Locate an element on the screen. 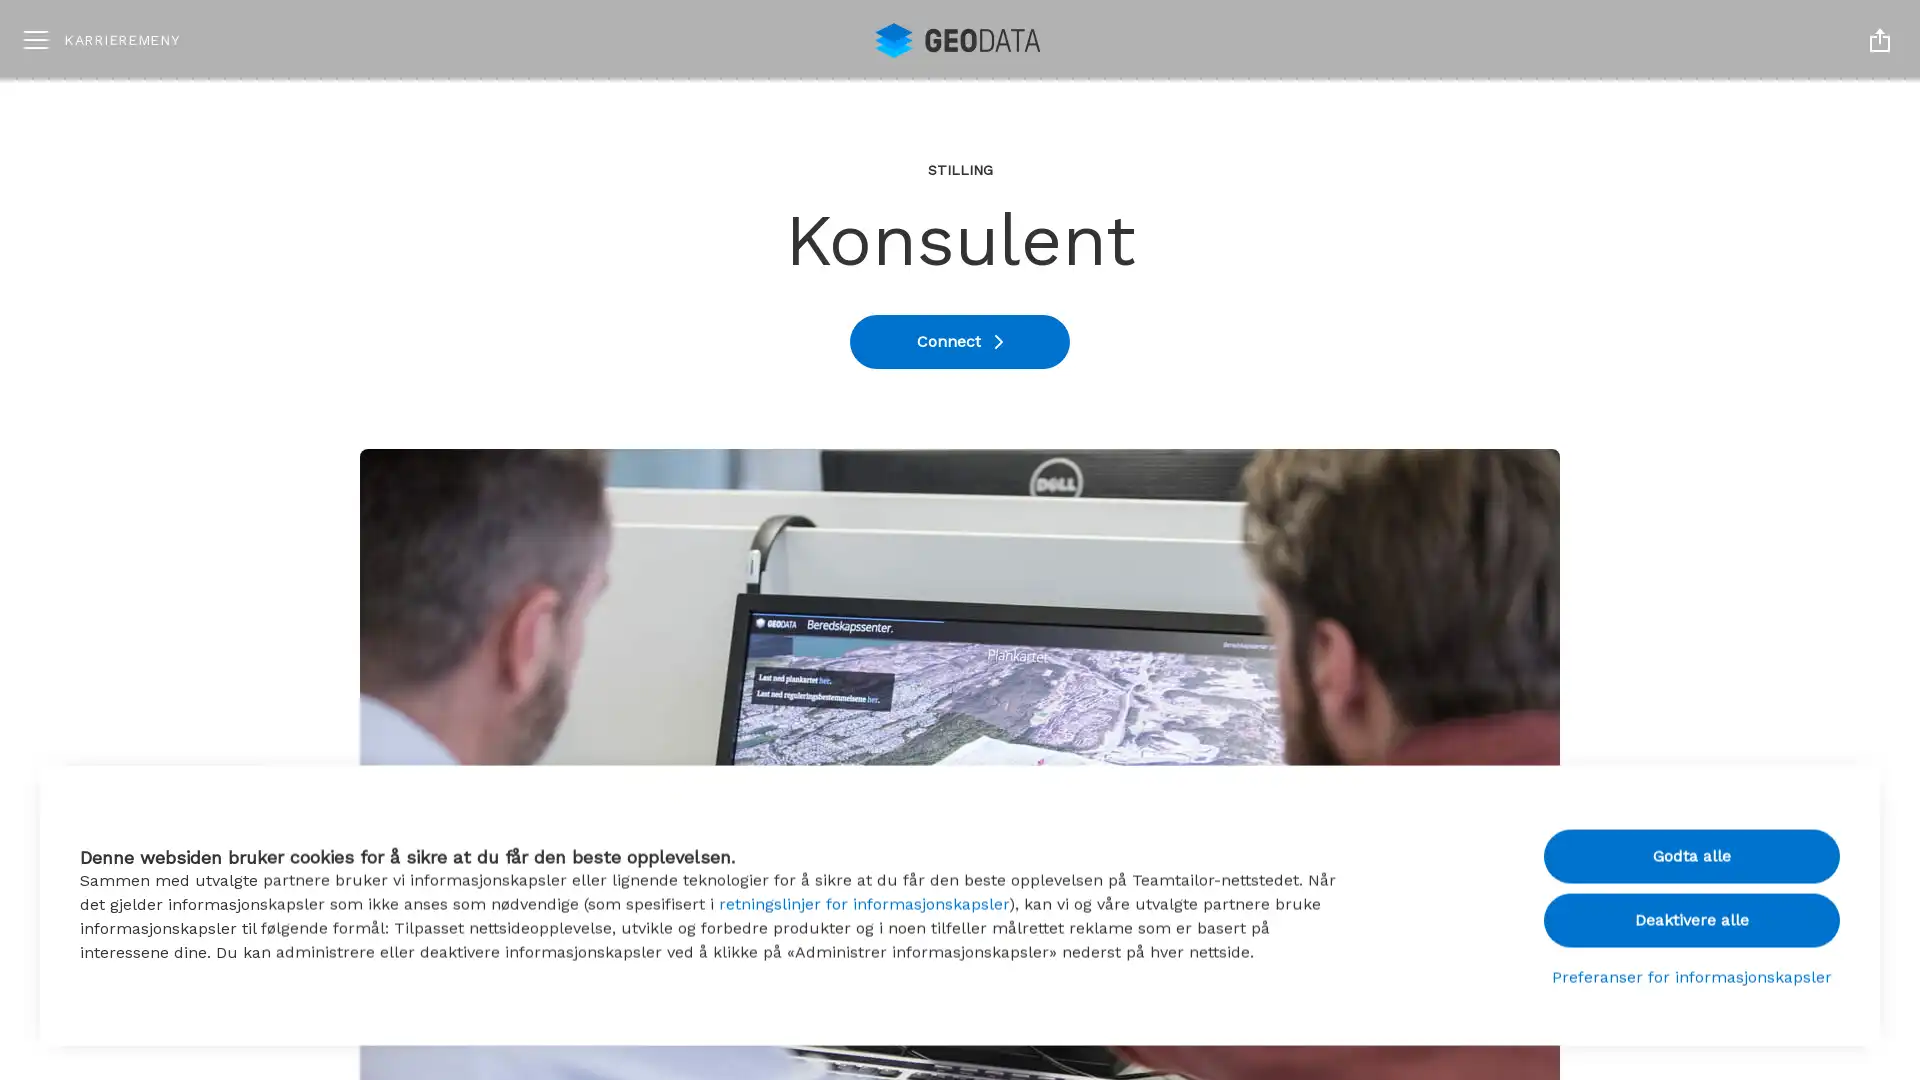 This screenshot has width=1920, height=1080. Preferanser for informasjonskapsler is located at coordinates (1691, 971).